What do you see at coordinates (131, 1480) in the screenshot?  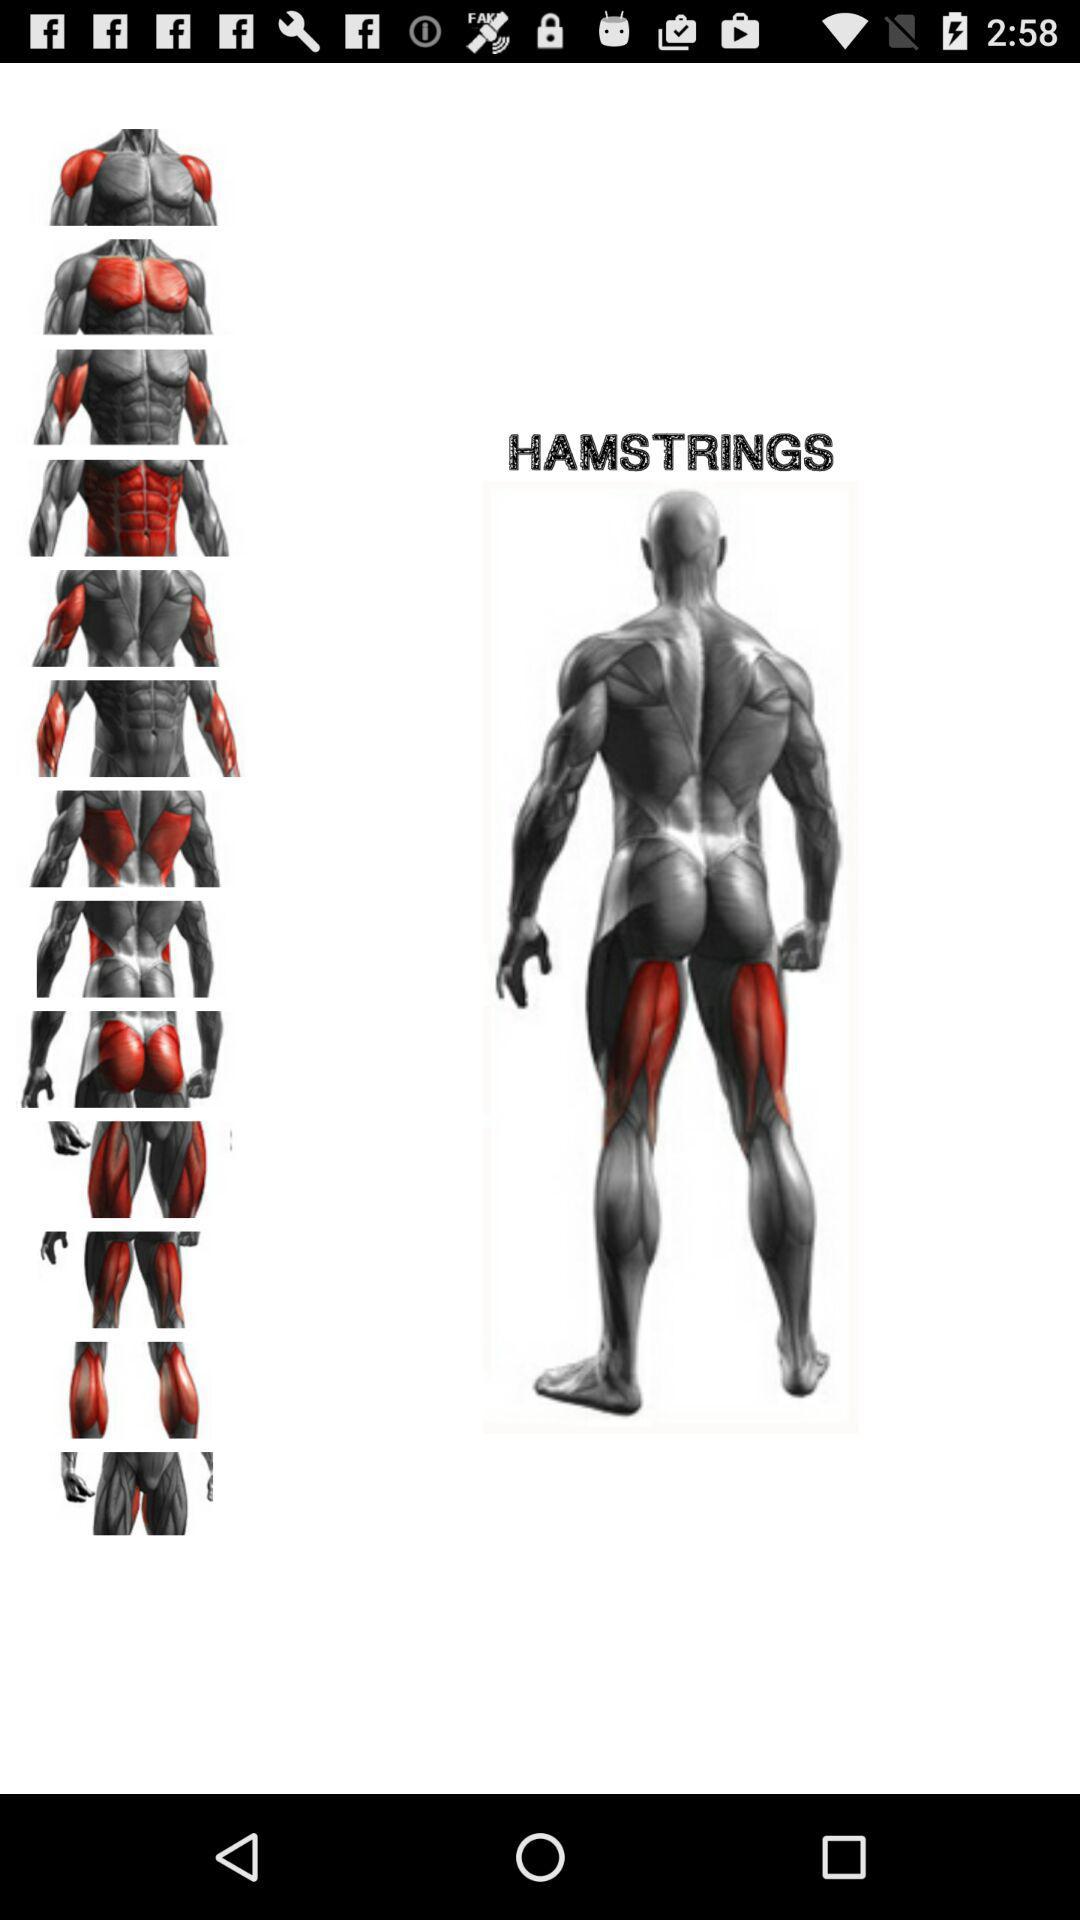 I see `the pause icon` at bounding box center [131, 1480].